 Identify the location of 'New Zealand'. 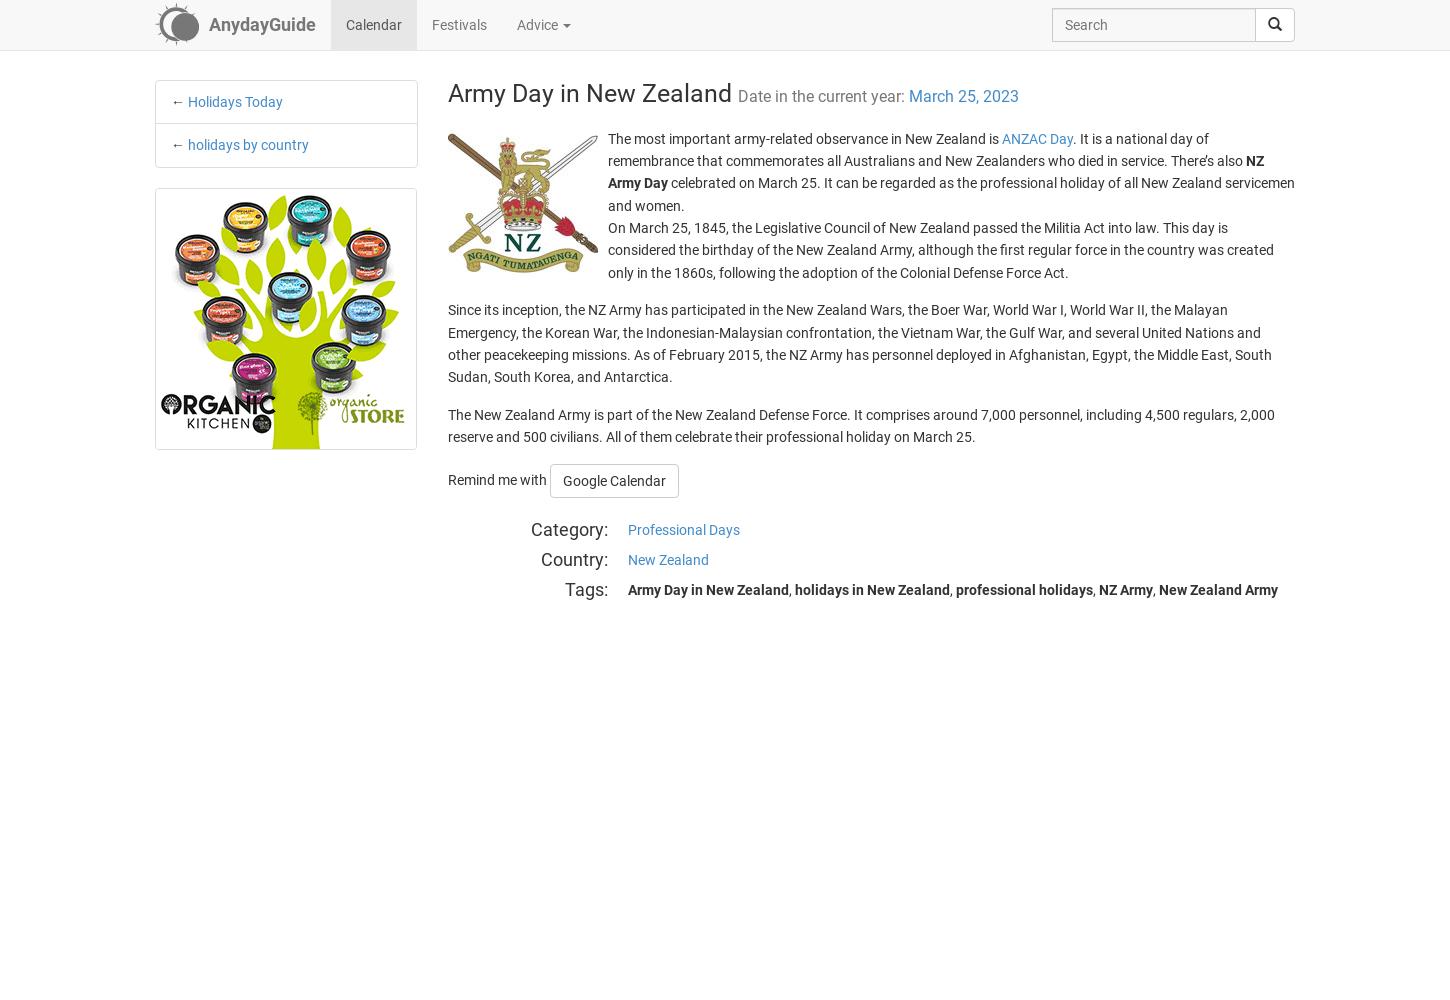
(666, 559).